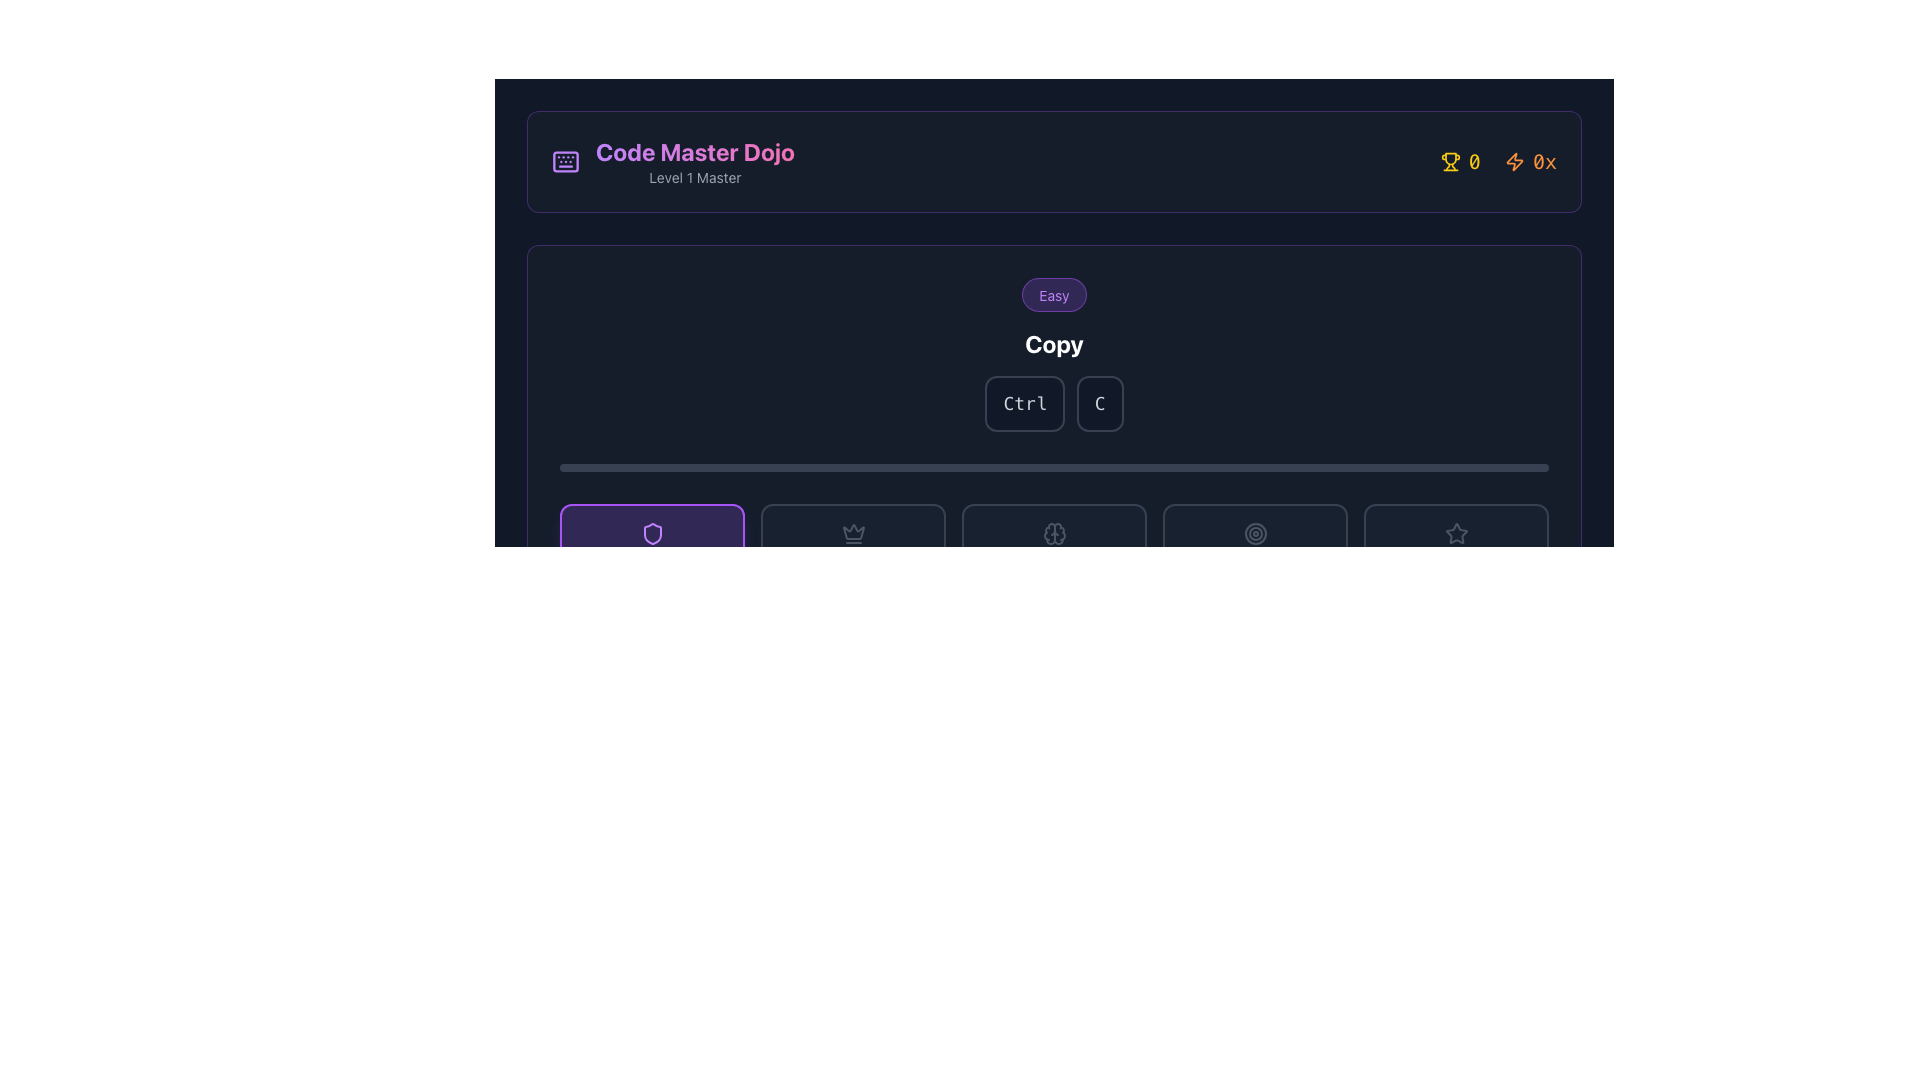 This screenshot has width=1920, height=1080. I want to click on the text label displaying 'Level 1 Master' located beneath the header 'Code Master Dojo', so click(695, 176).